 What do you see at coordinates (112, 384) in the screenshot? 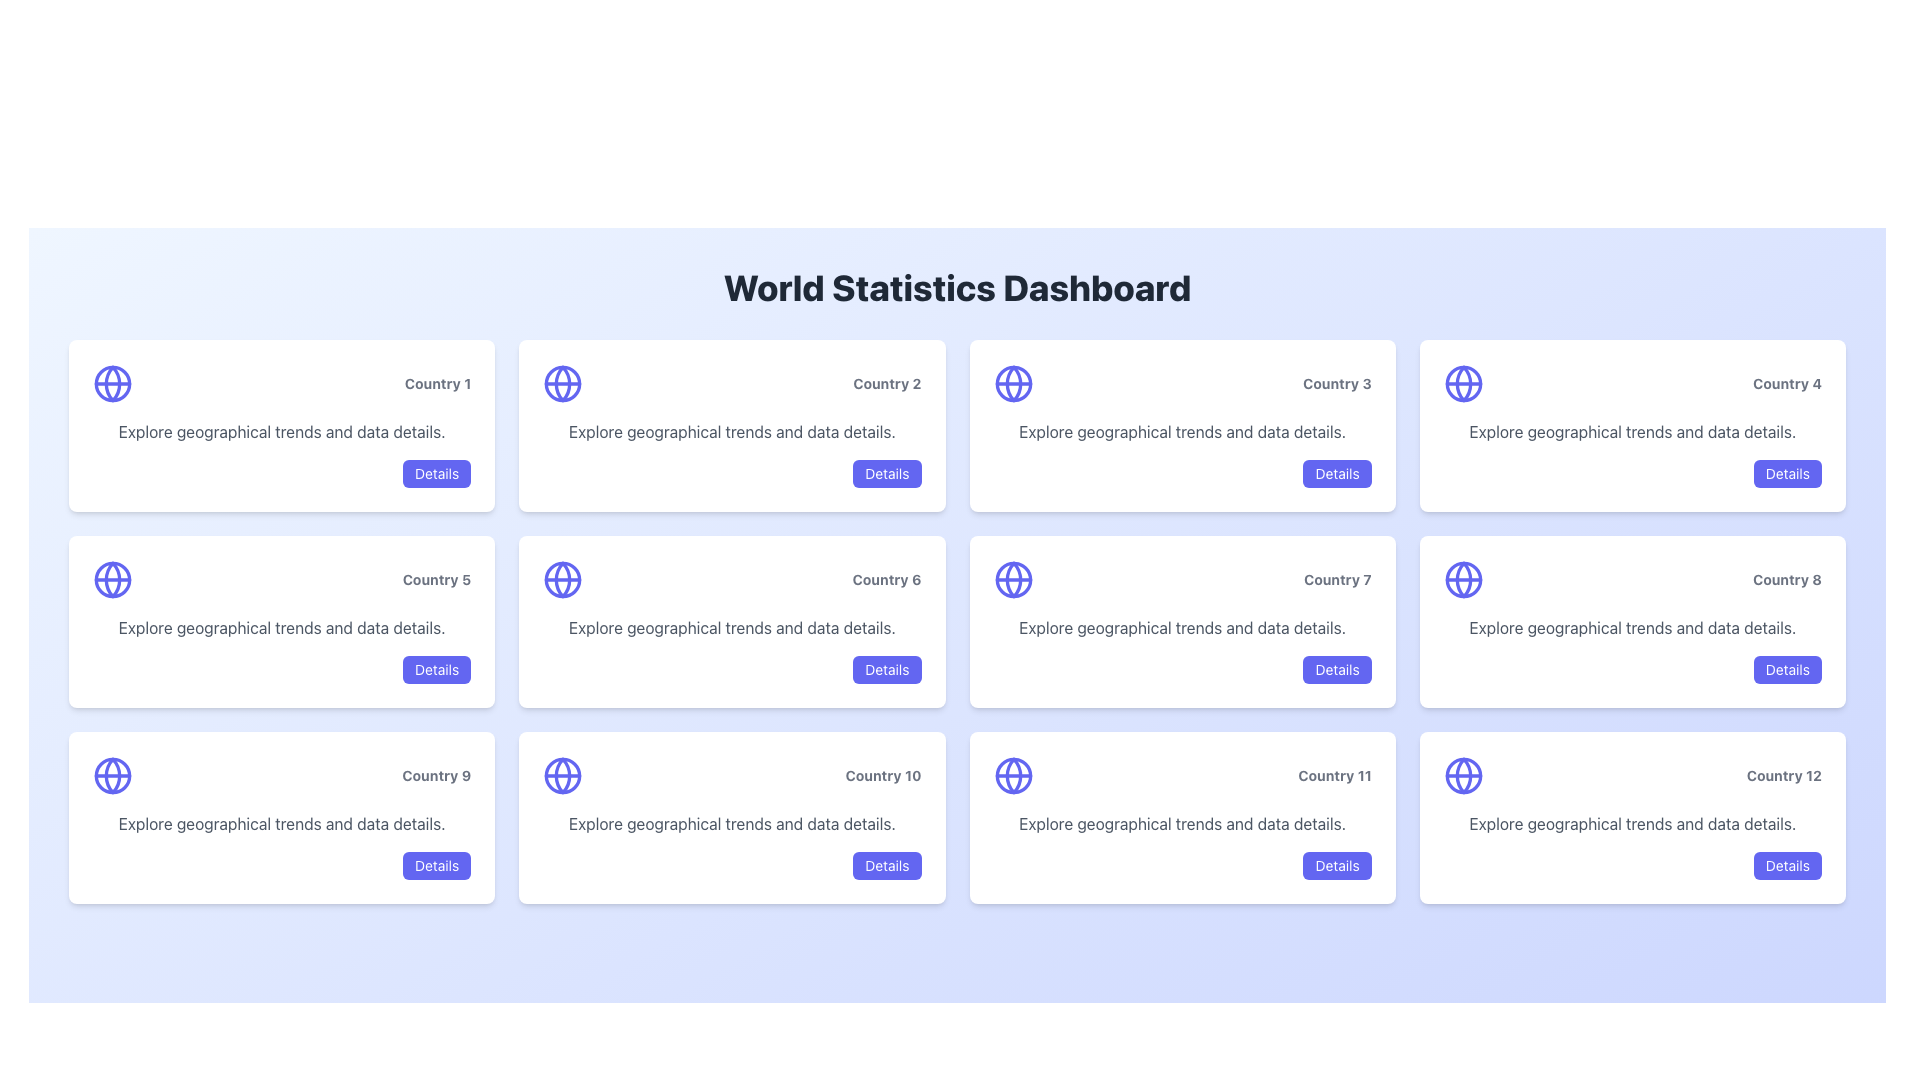
I see `the leftmost icon representing geographical information associated with the card labeled 'Country 1', located in the top-left area of the grid layout` at bounding box center [112, 384].